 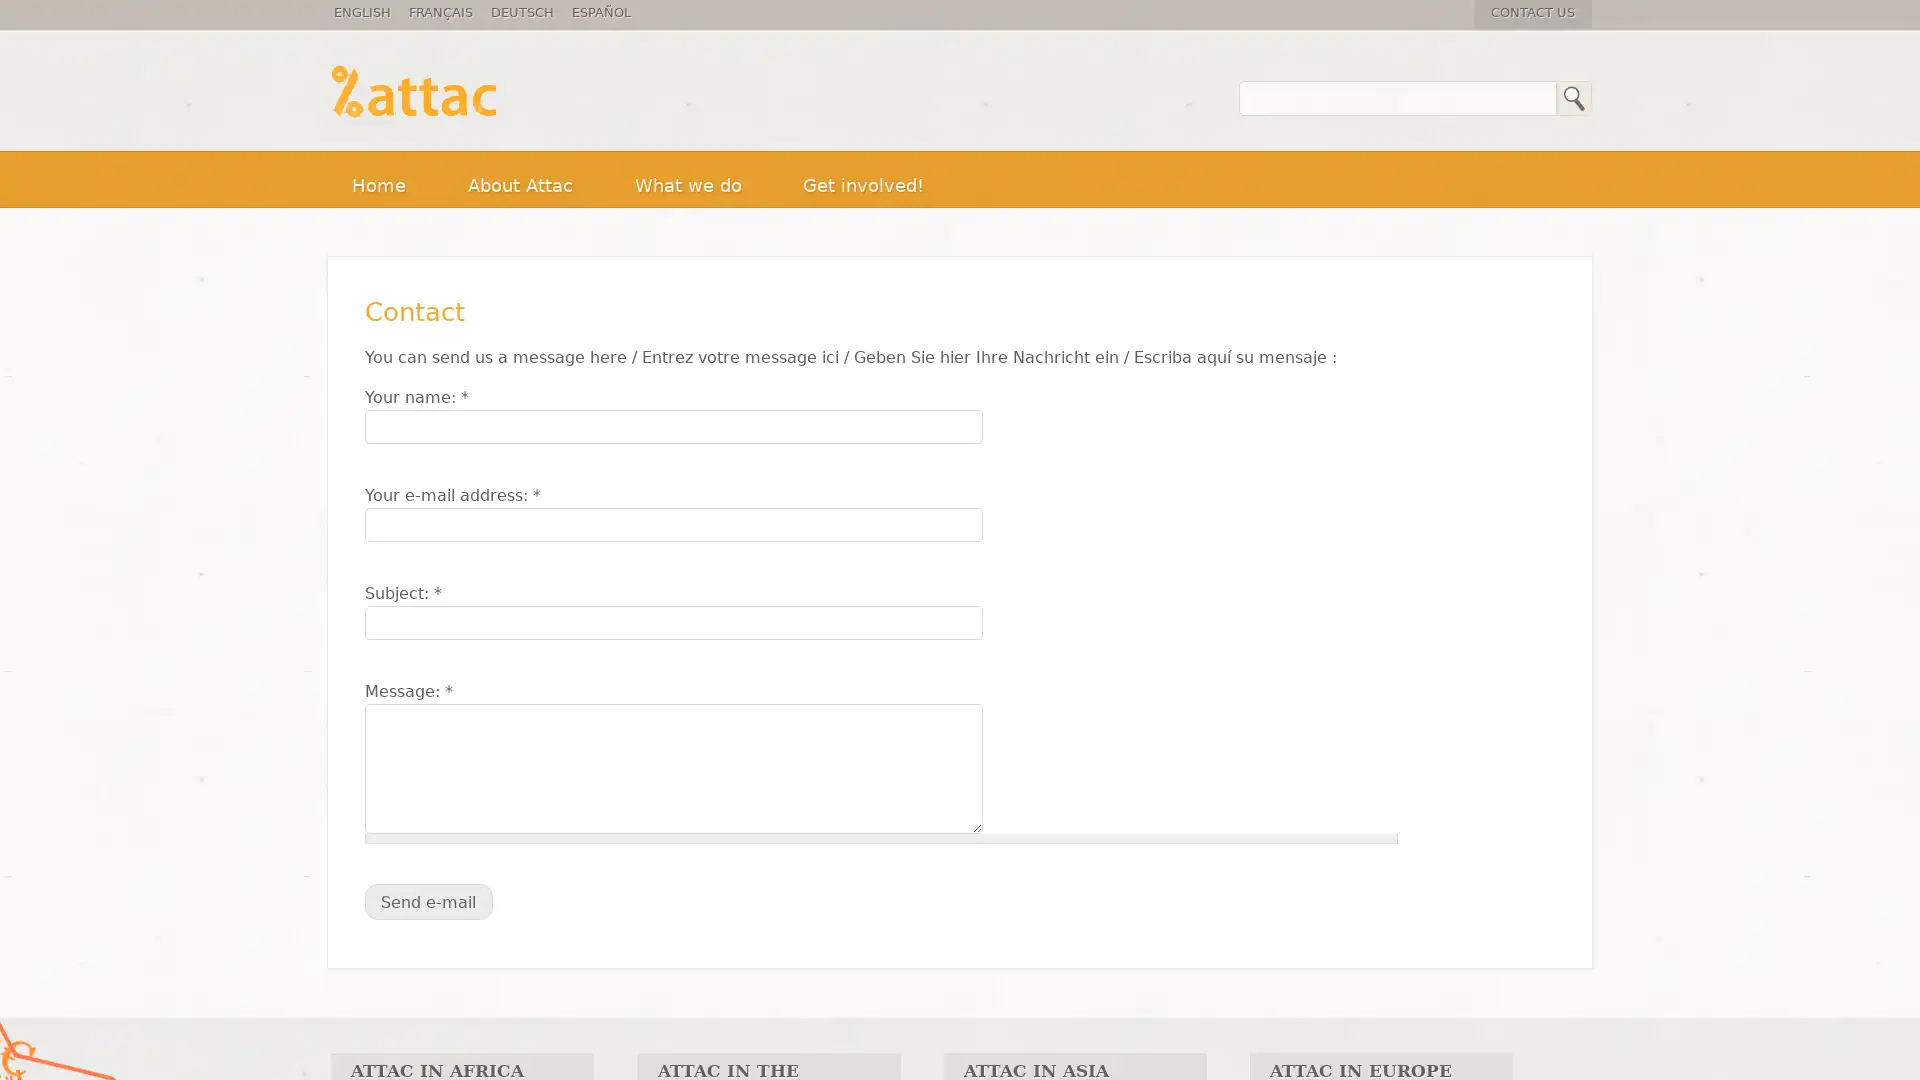 I want to click on Search, so click(x=1573, y=98).